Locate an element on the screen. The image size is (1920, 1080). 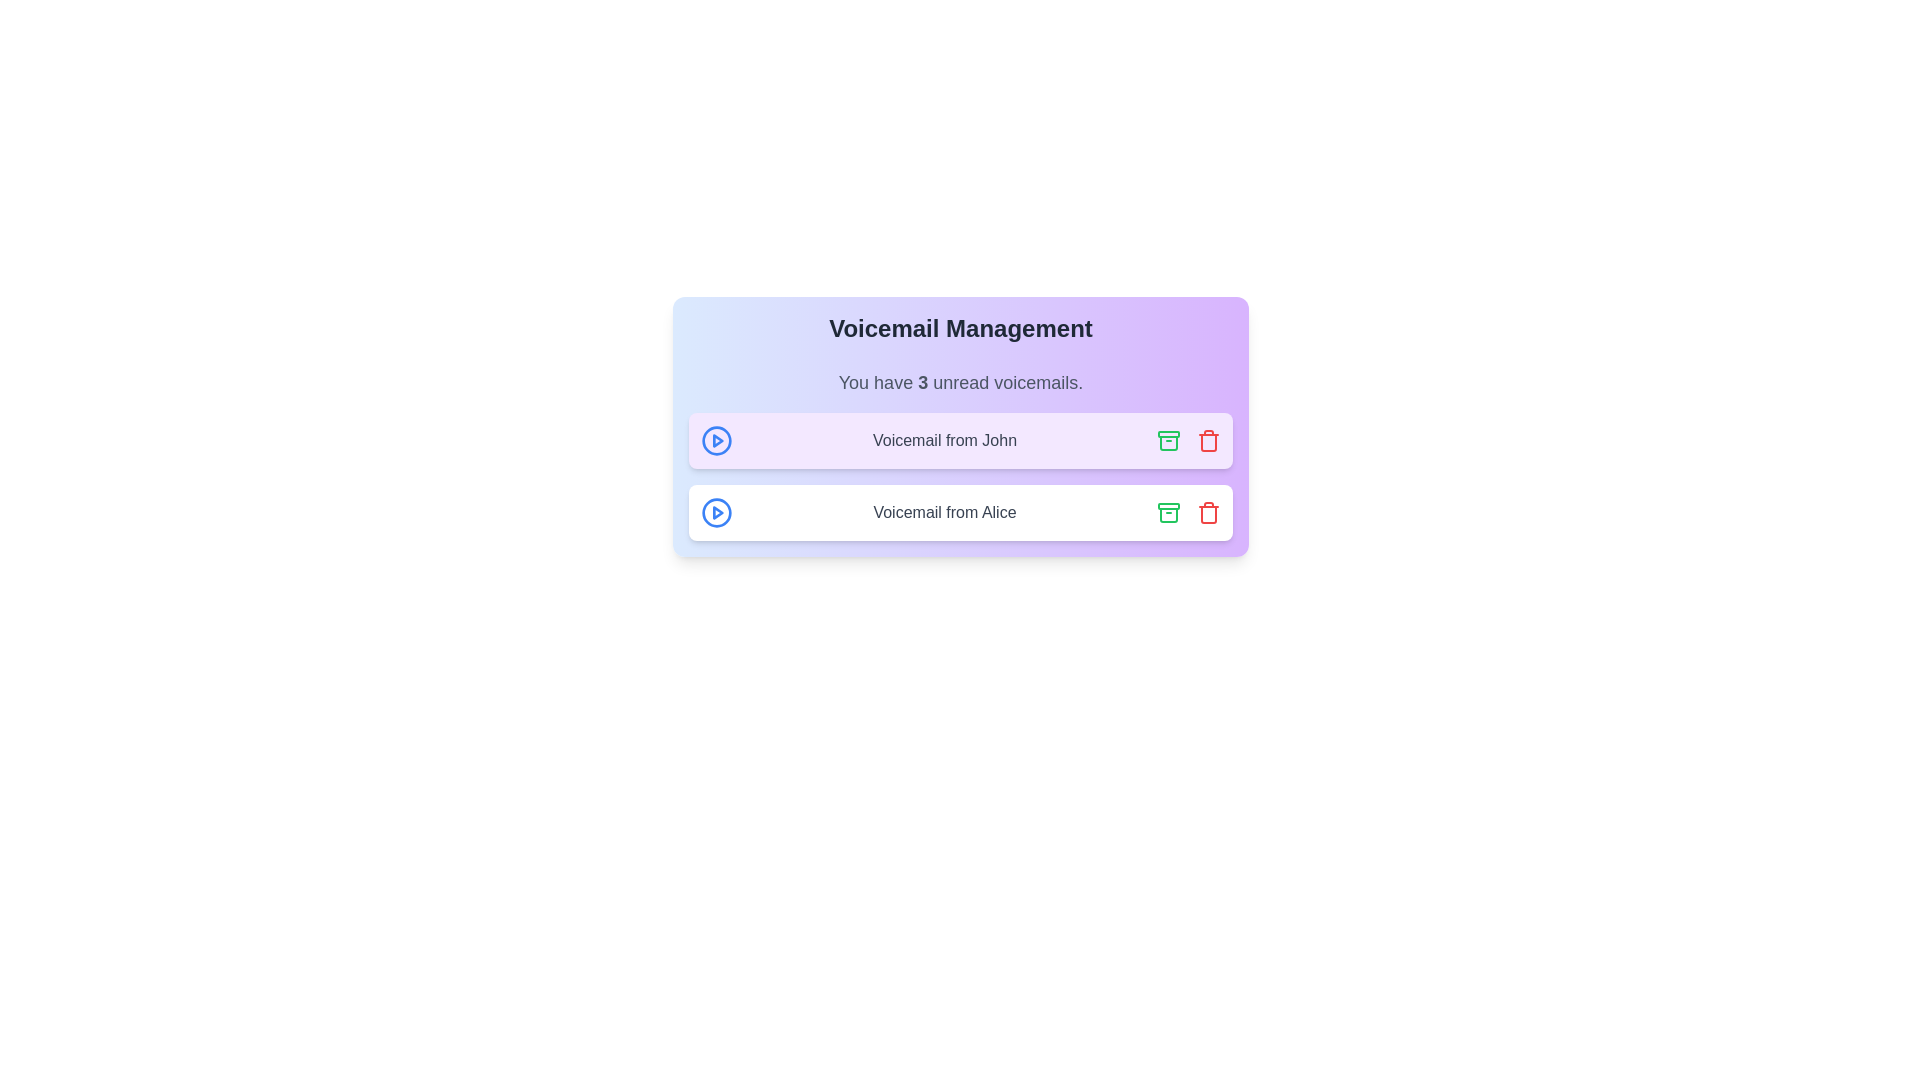
the play button for the voicemail entry labeled 'Voicemail from John' is located at coordinates (718, 512).